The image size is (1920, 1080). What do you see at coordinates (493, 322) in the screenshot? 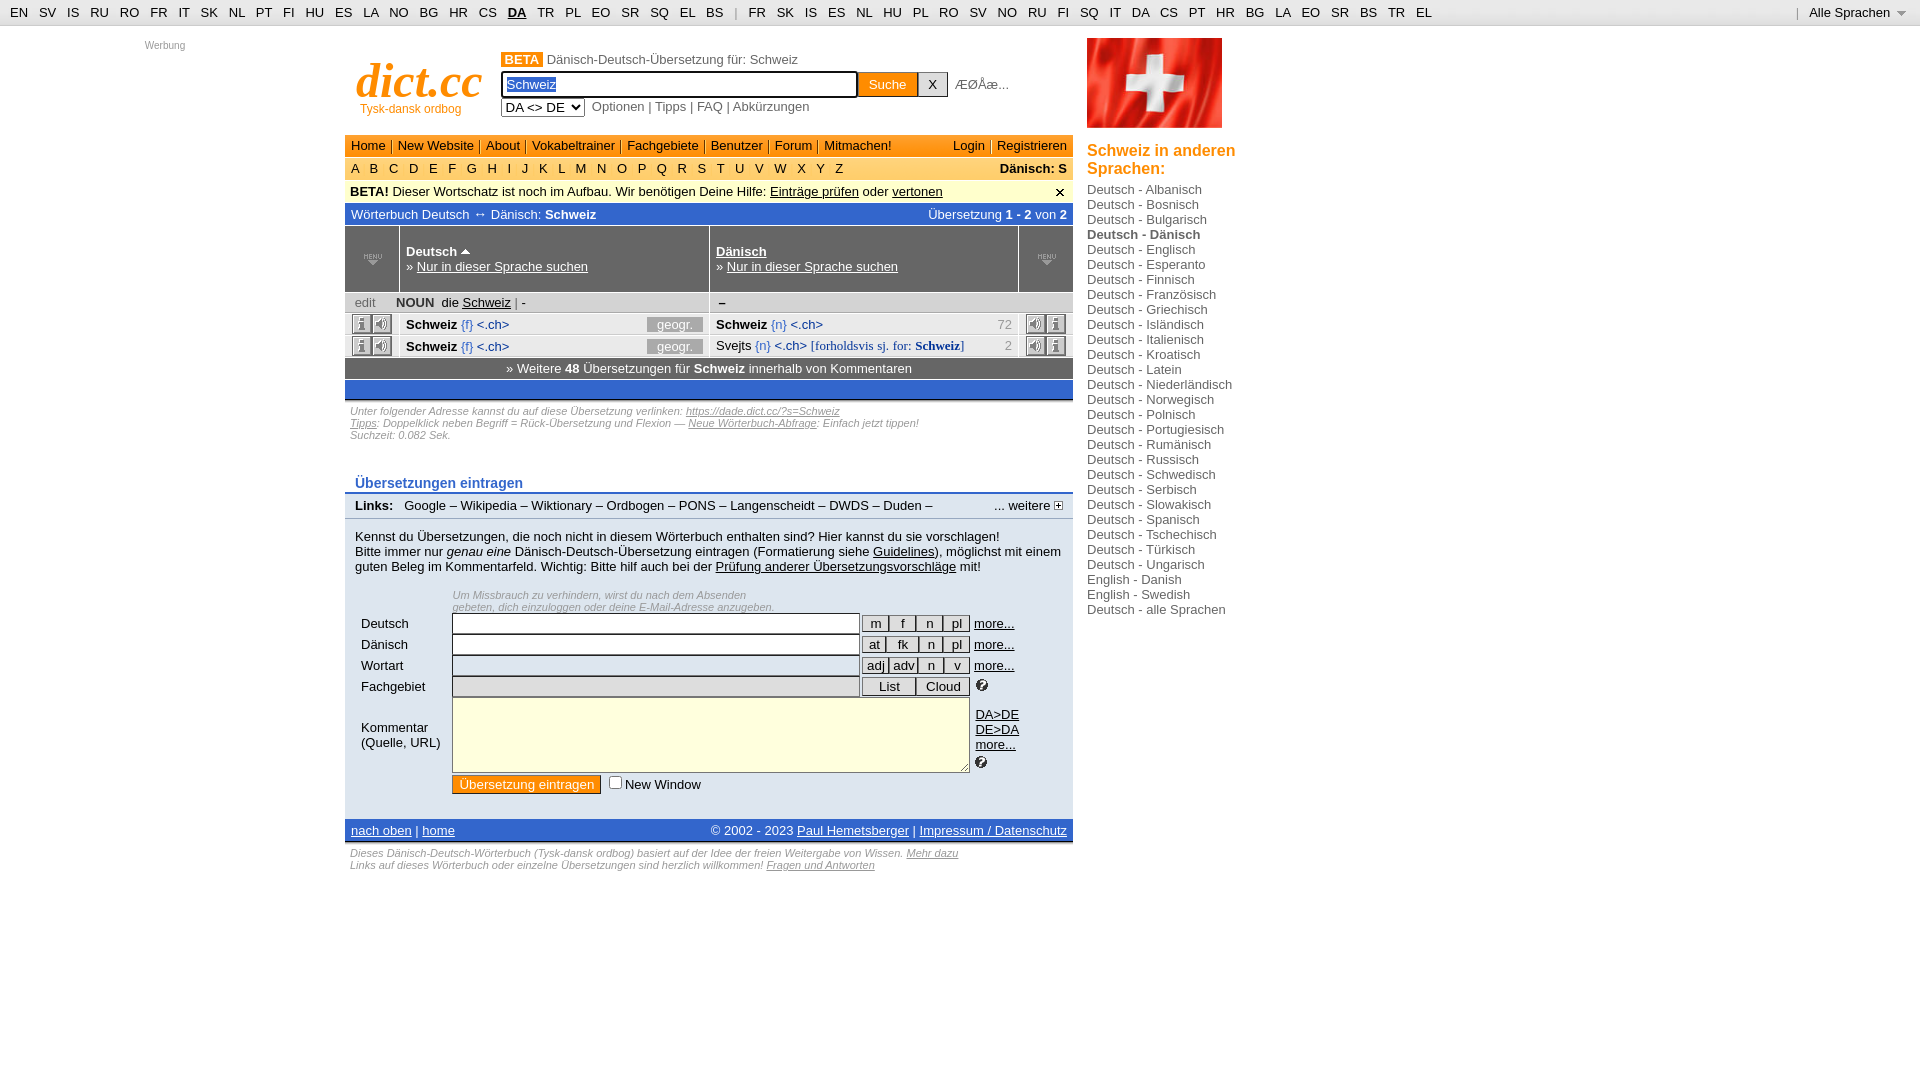
I see `'<.ch>'` at bounding box center [493, 322].